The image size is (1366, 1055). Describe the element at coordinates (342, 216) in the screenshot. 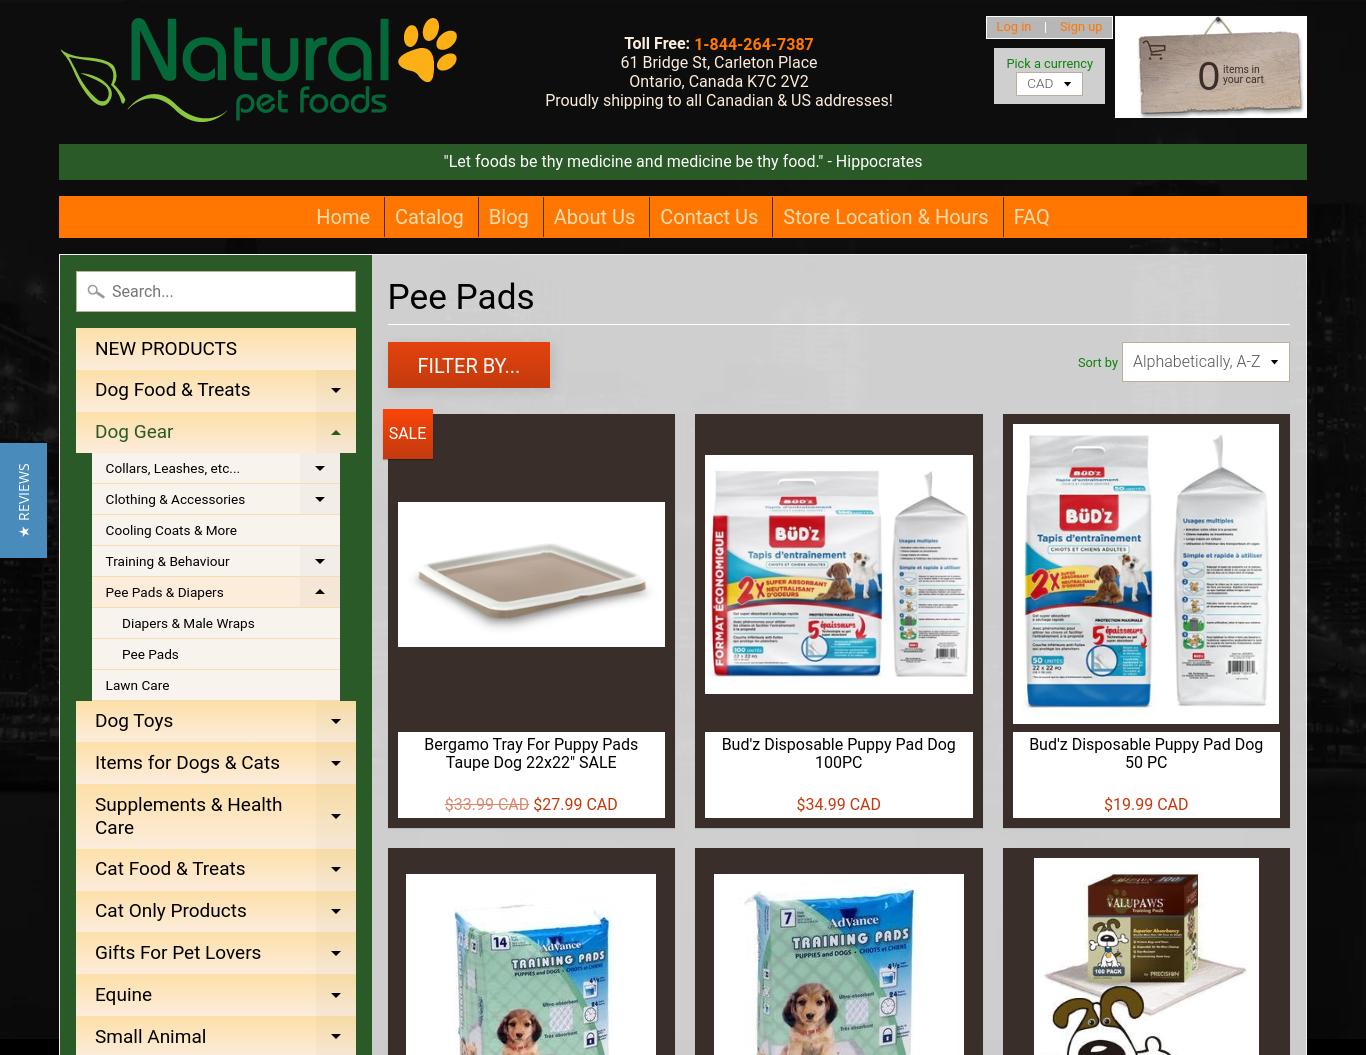

I see `'Home'` at that location.